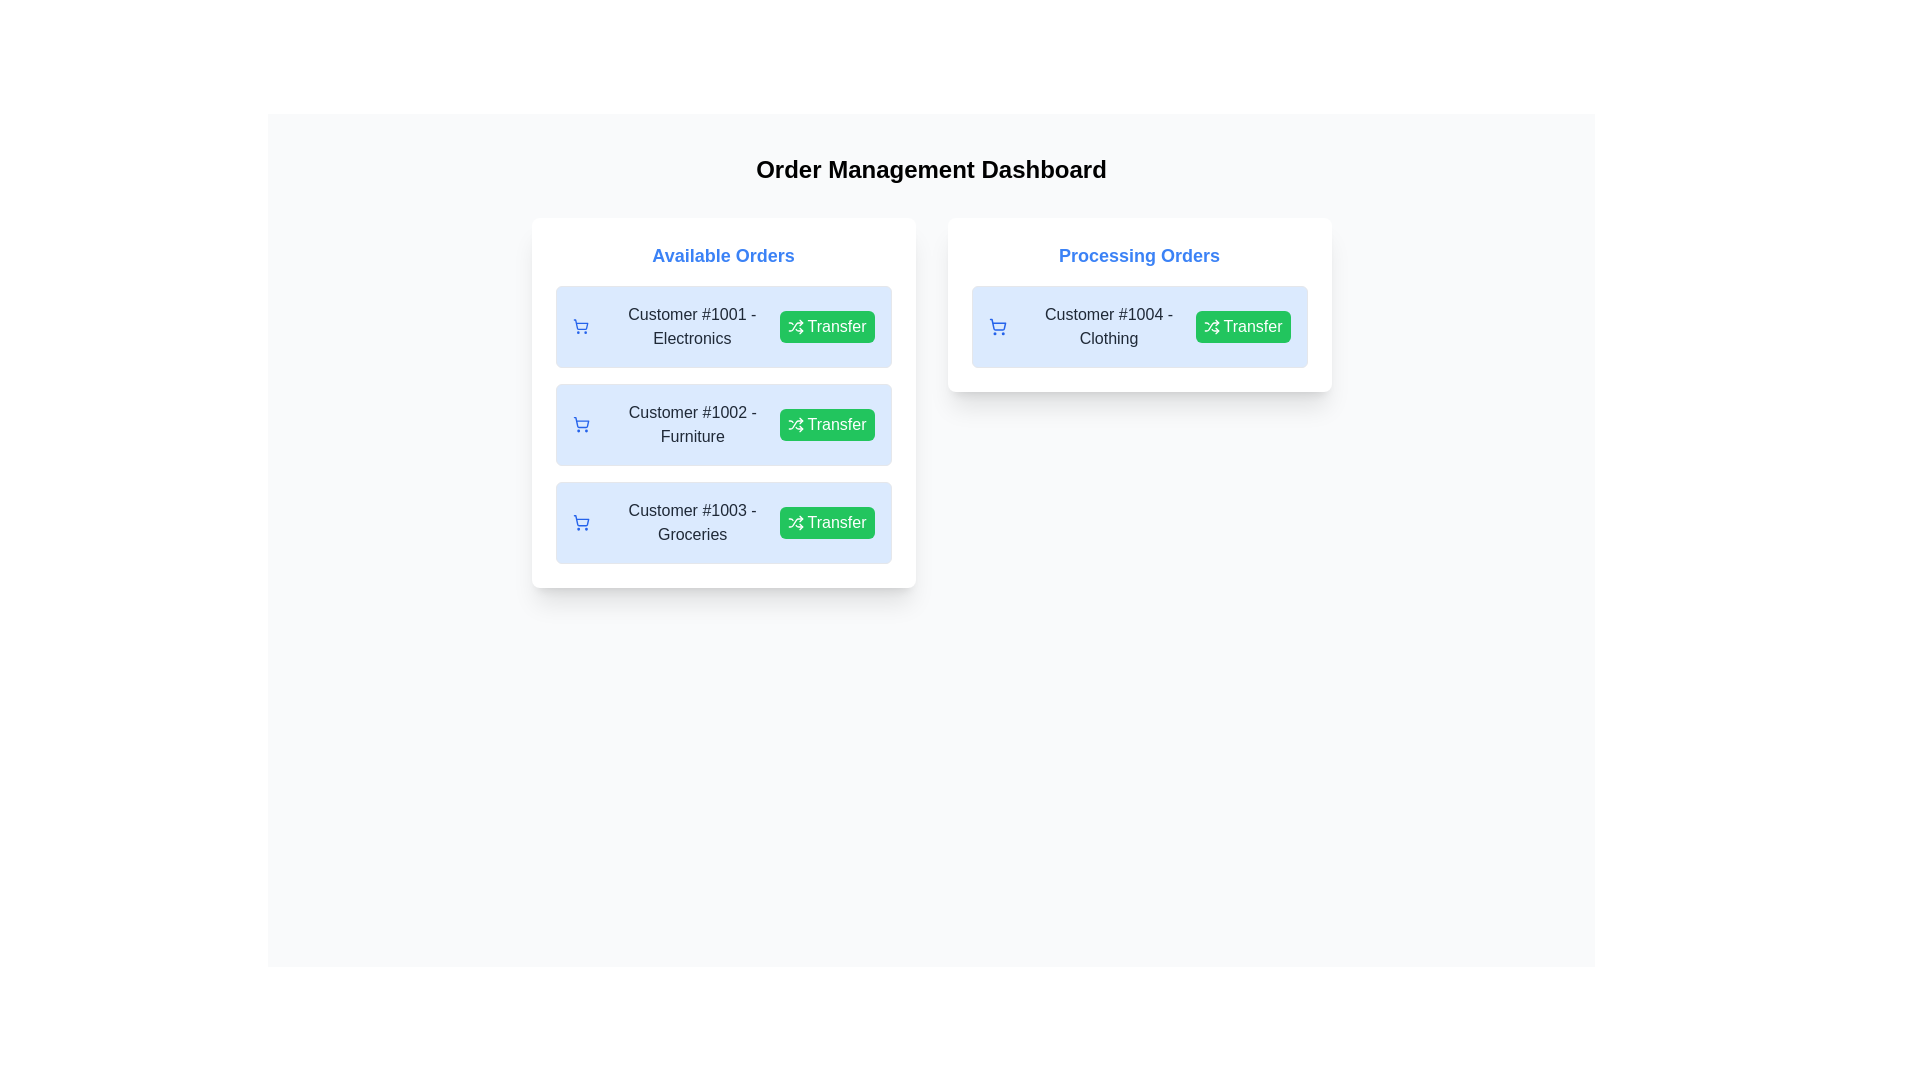 This screenshot has height=1080, width=1920. What do you see at coordinates (676, 522) in the screenshot?
I see `the text label reading 'Customer #1003 - Groceries' in the 'Available Orders' column, which is the third entry in the list with a shopping cart icon to its left` at bounding box center [676, 522].